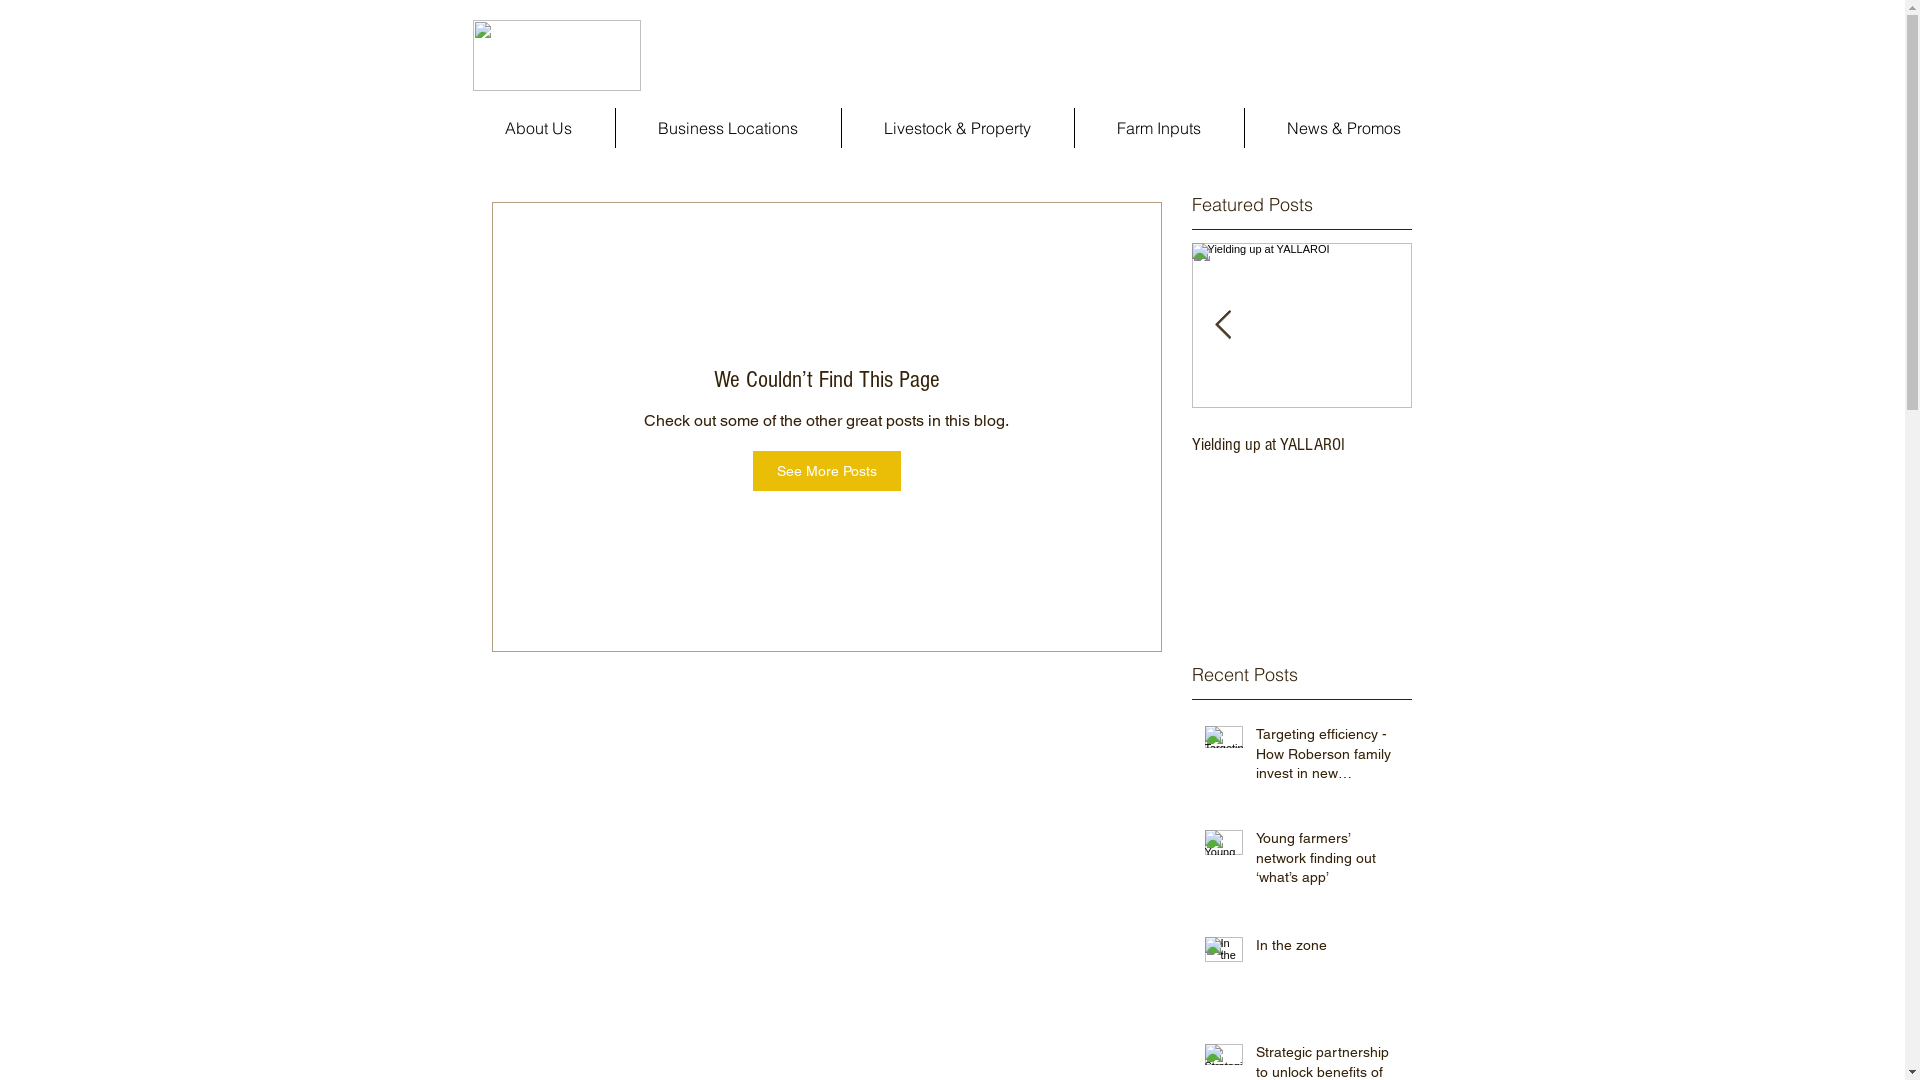 The height and width of the screenshot is (1080, 1920). What do you see at coordinates (537, 127) in the screenshot?
I see `'About Us'` at bounding box center [537, 127].